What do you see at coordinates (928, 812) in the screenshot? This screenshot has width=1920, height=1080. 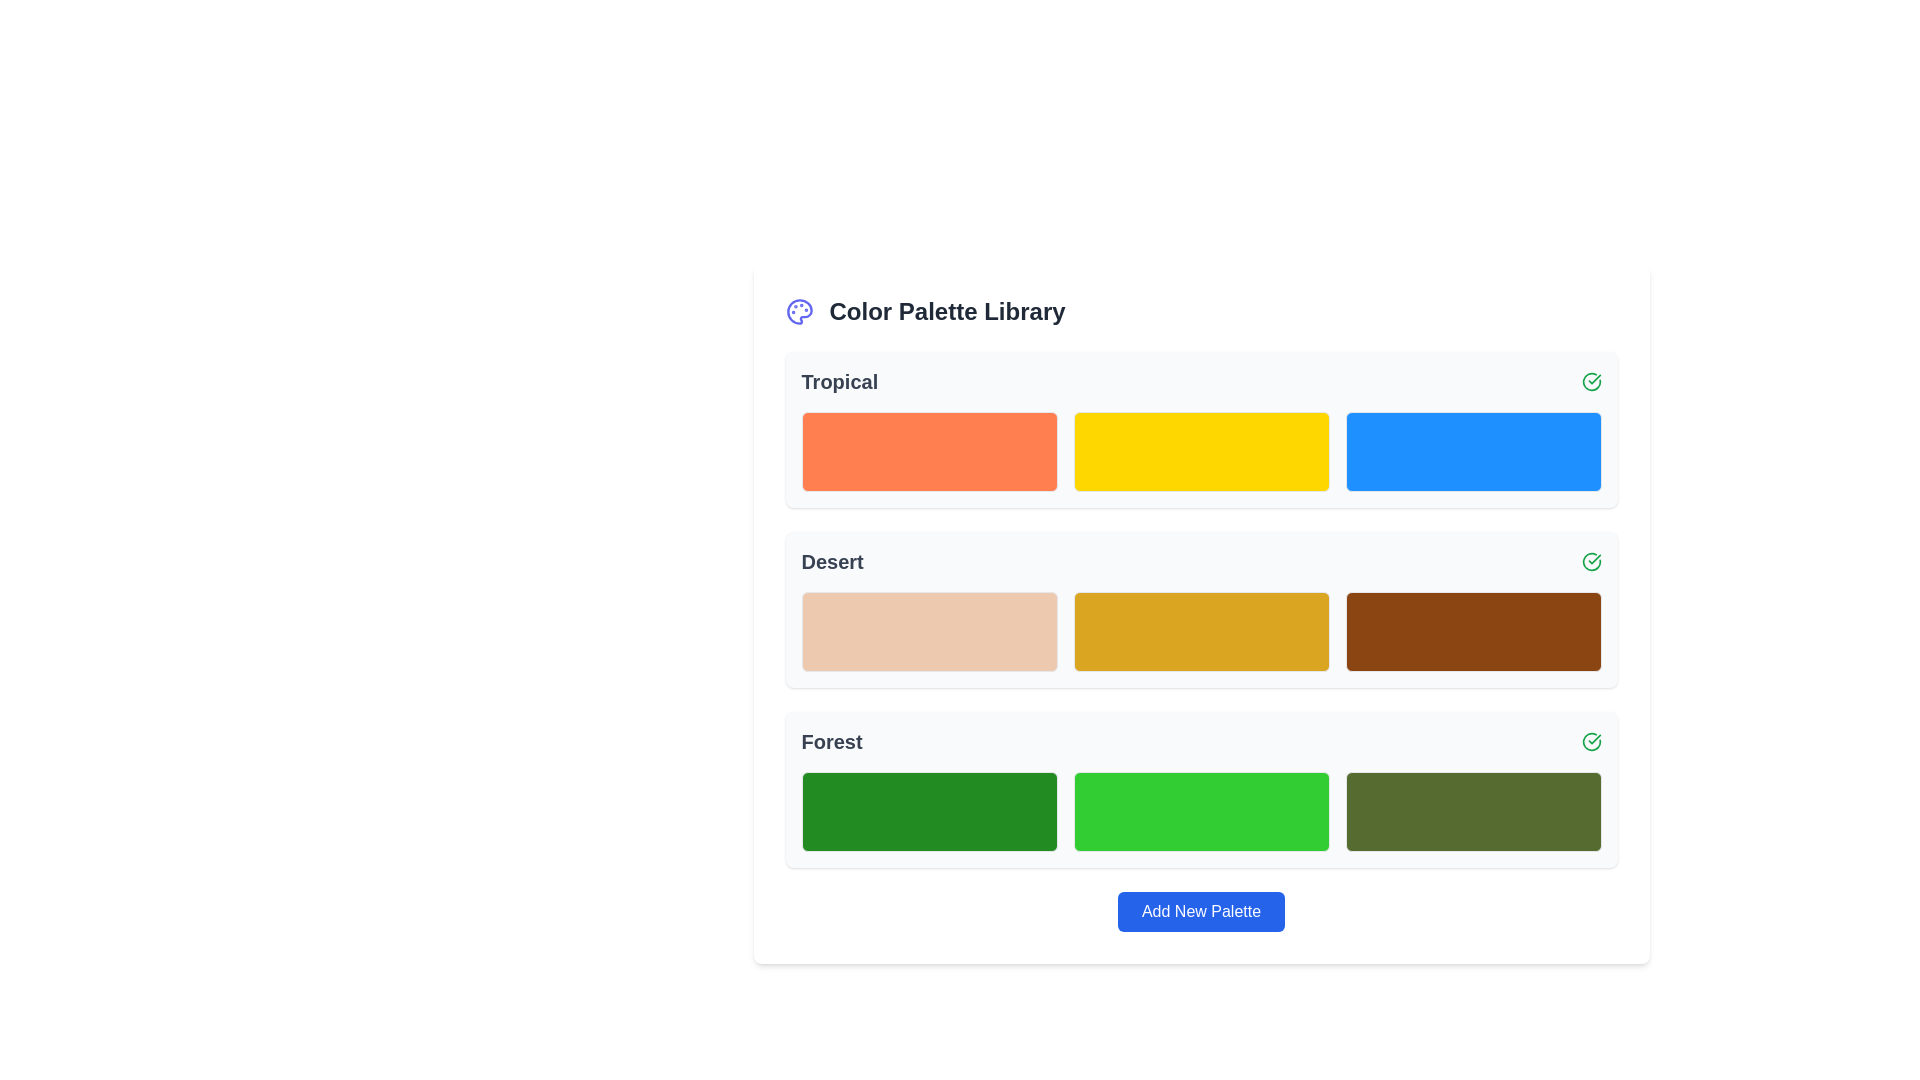 I see `the first horizontally elongated rectangle filled with a solid forest green color in the 'Forest' section of the 'Color Palette Library' interface` at bounding box center [928, 812].